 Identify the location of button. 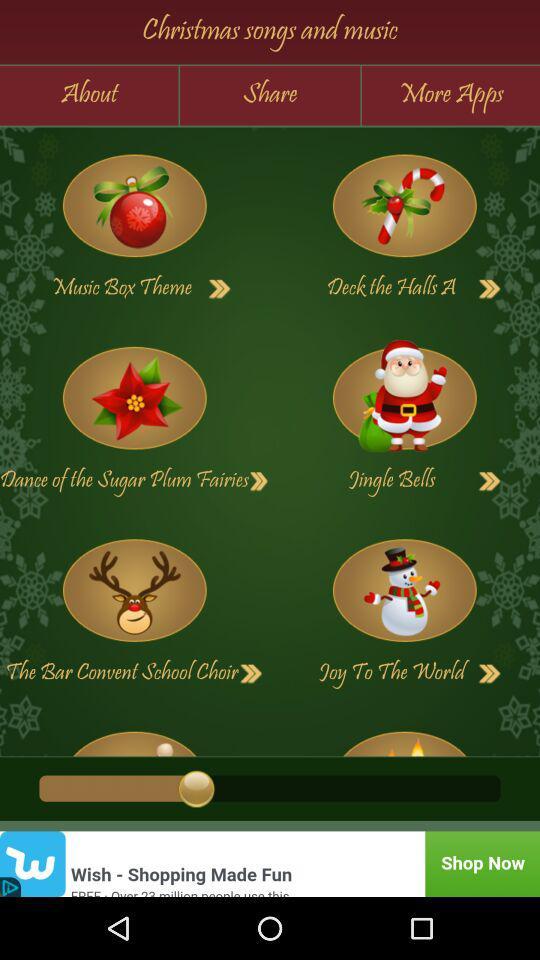
(489, 480).